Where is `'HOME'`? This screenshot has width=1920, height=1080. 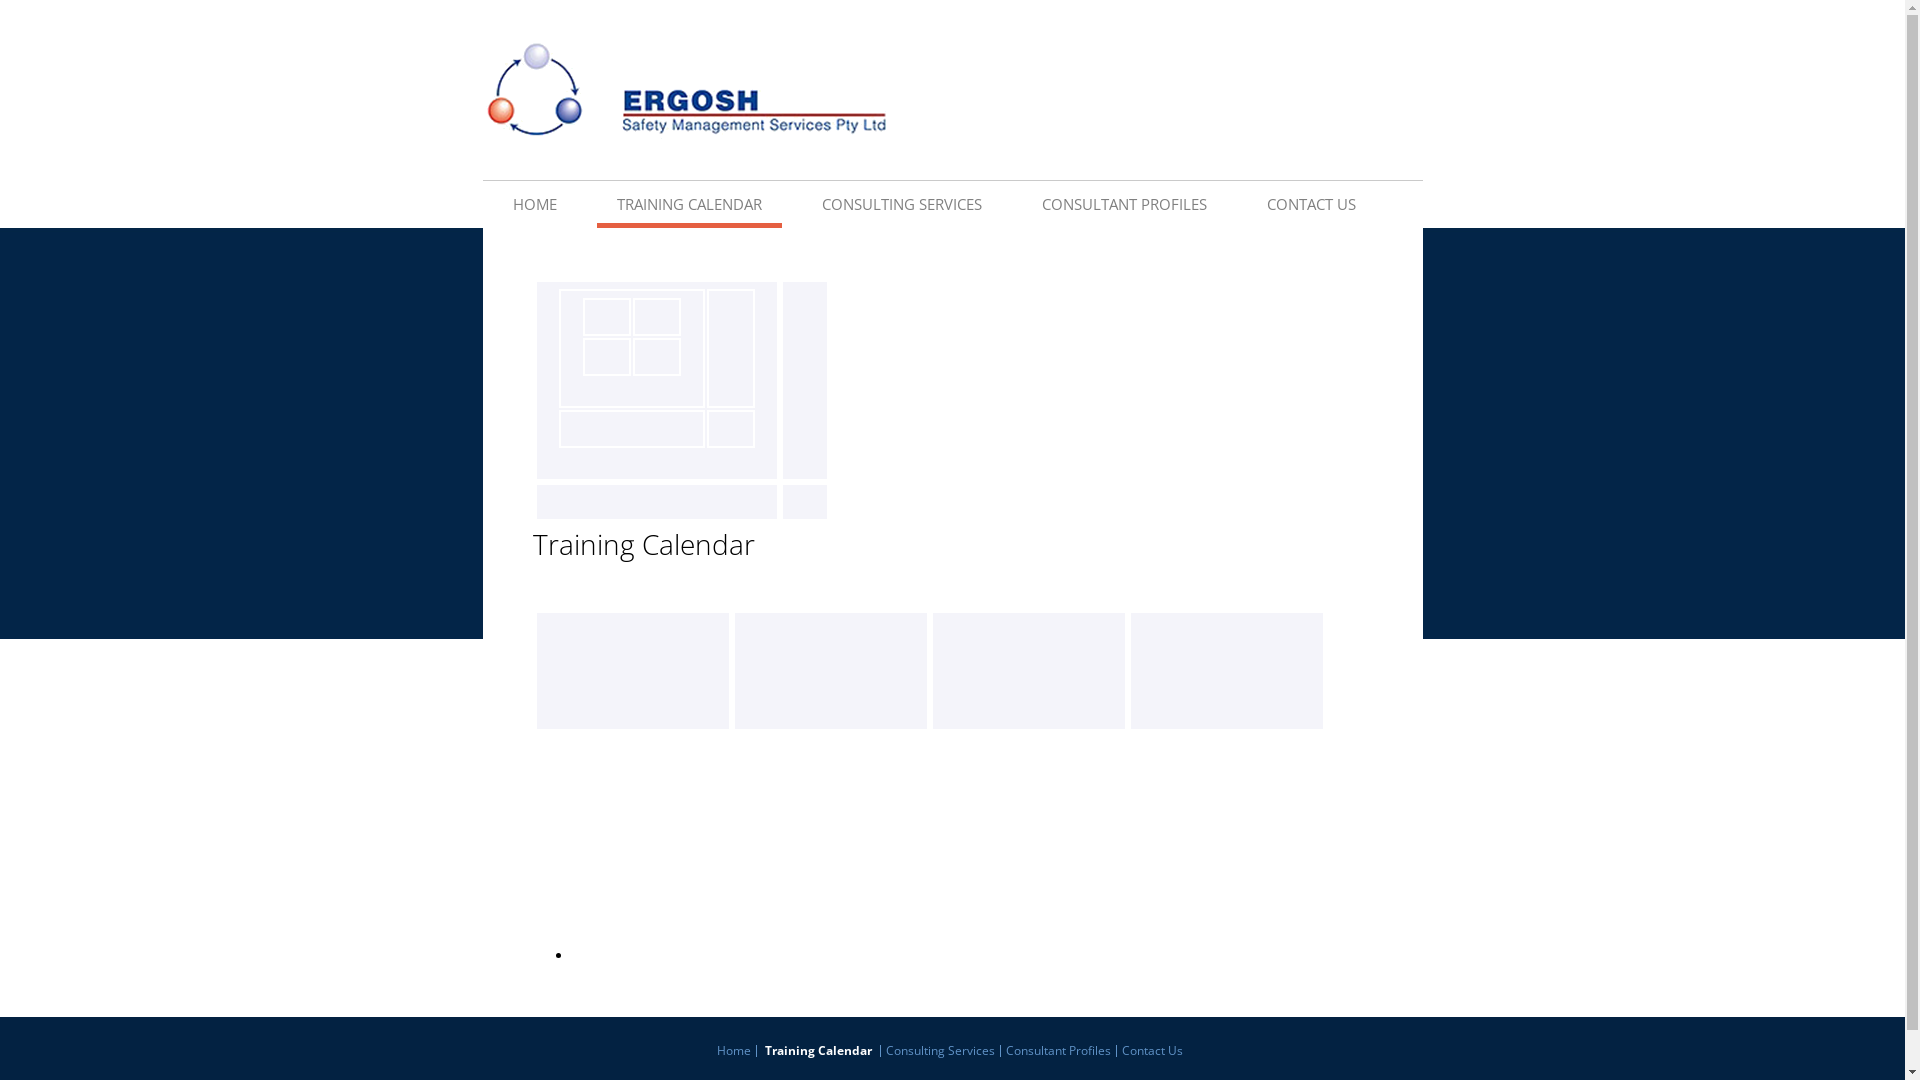 'HOME' is located at coordinates (533, 201).